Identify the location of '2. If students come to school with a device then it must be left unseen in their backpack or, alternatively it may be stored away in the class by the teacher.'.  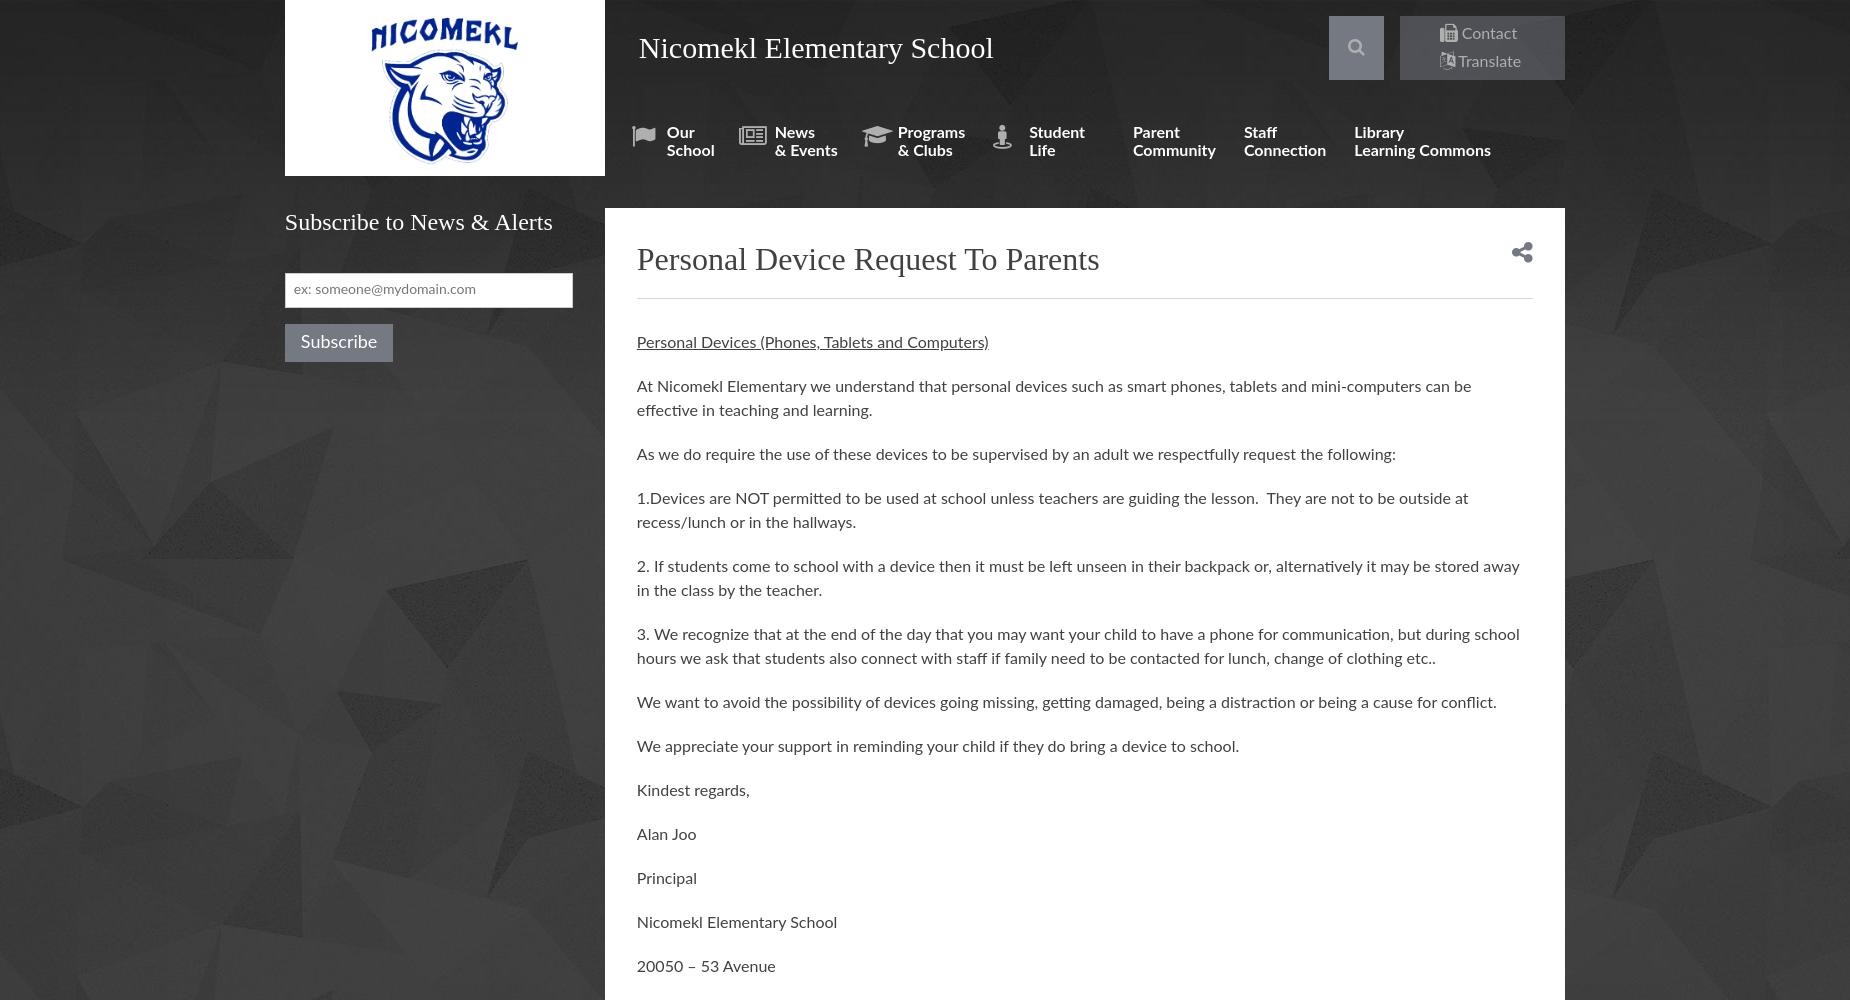
(1076, 578).